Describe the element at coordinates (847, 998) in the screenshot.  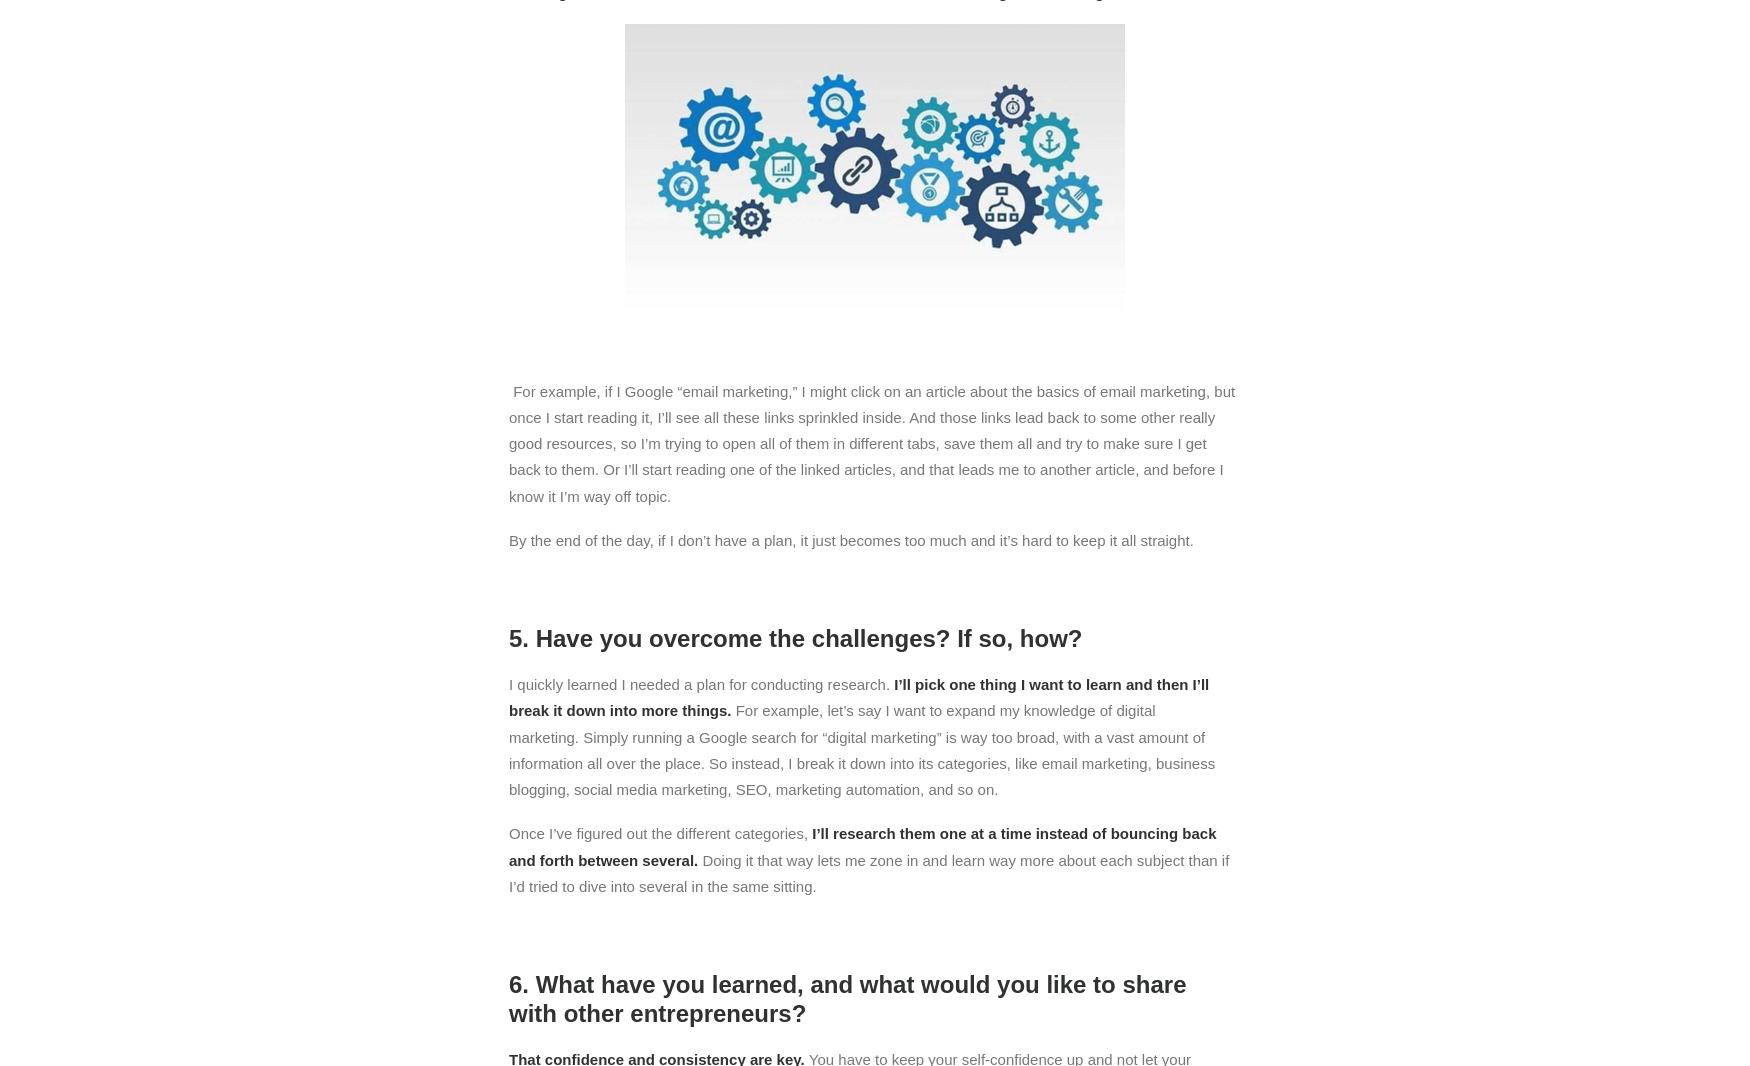
I see `'6. What have you learned, and what would you like to share with other entrepreneurs?'` at that location.